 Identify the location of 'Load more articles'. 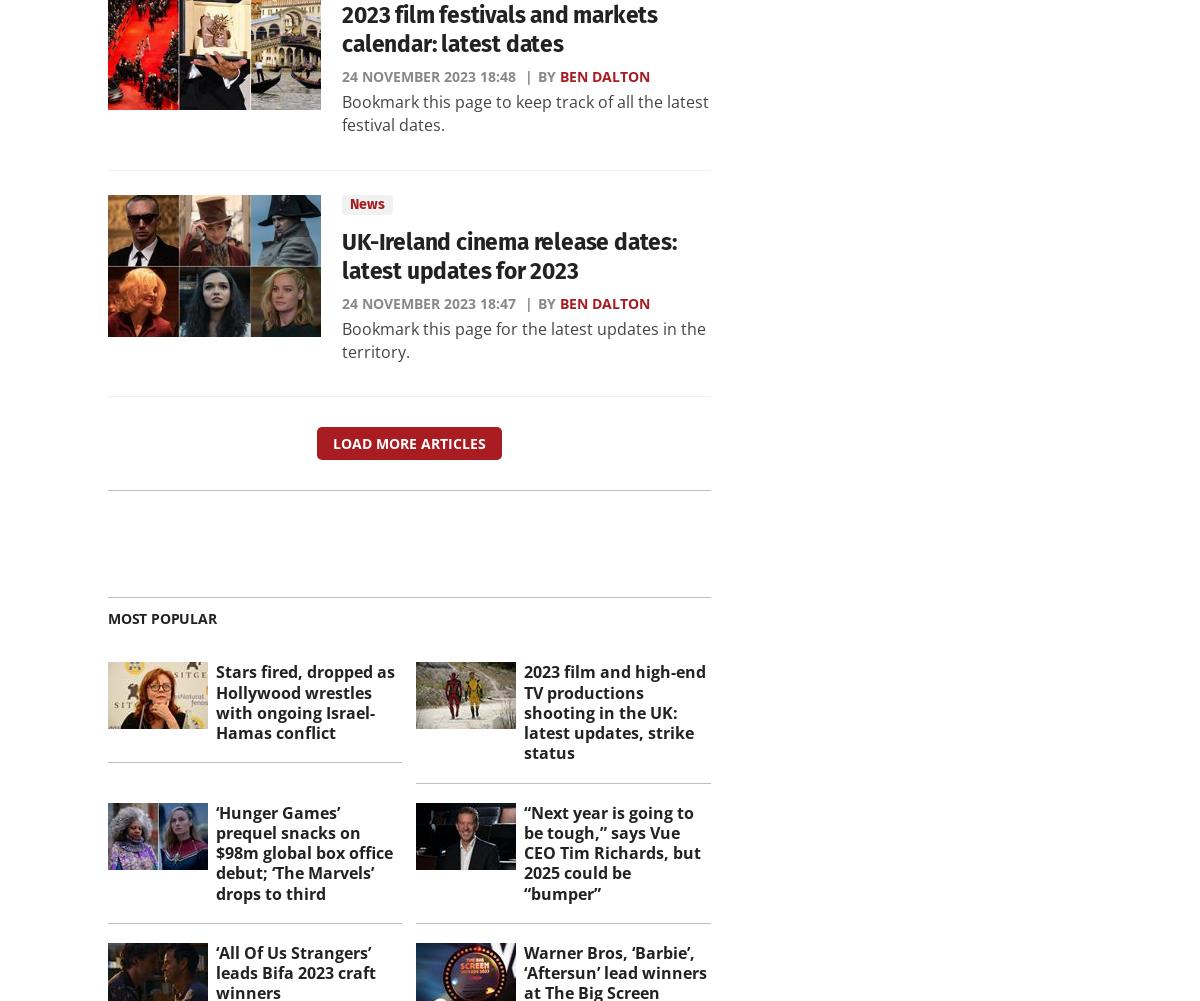
(408, 443).